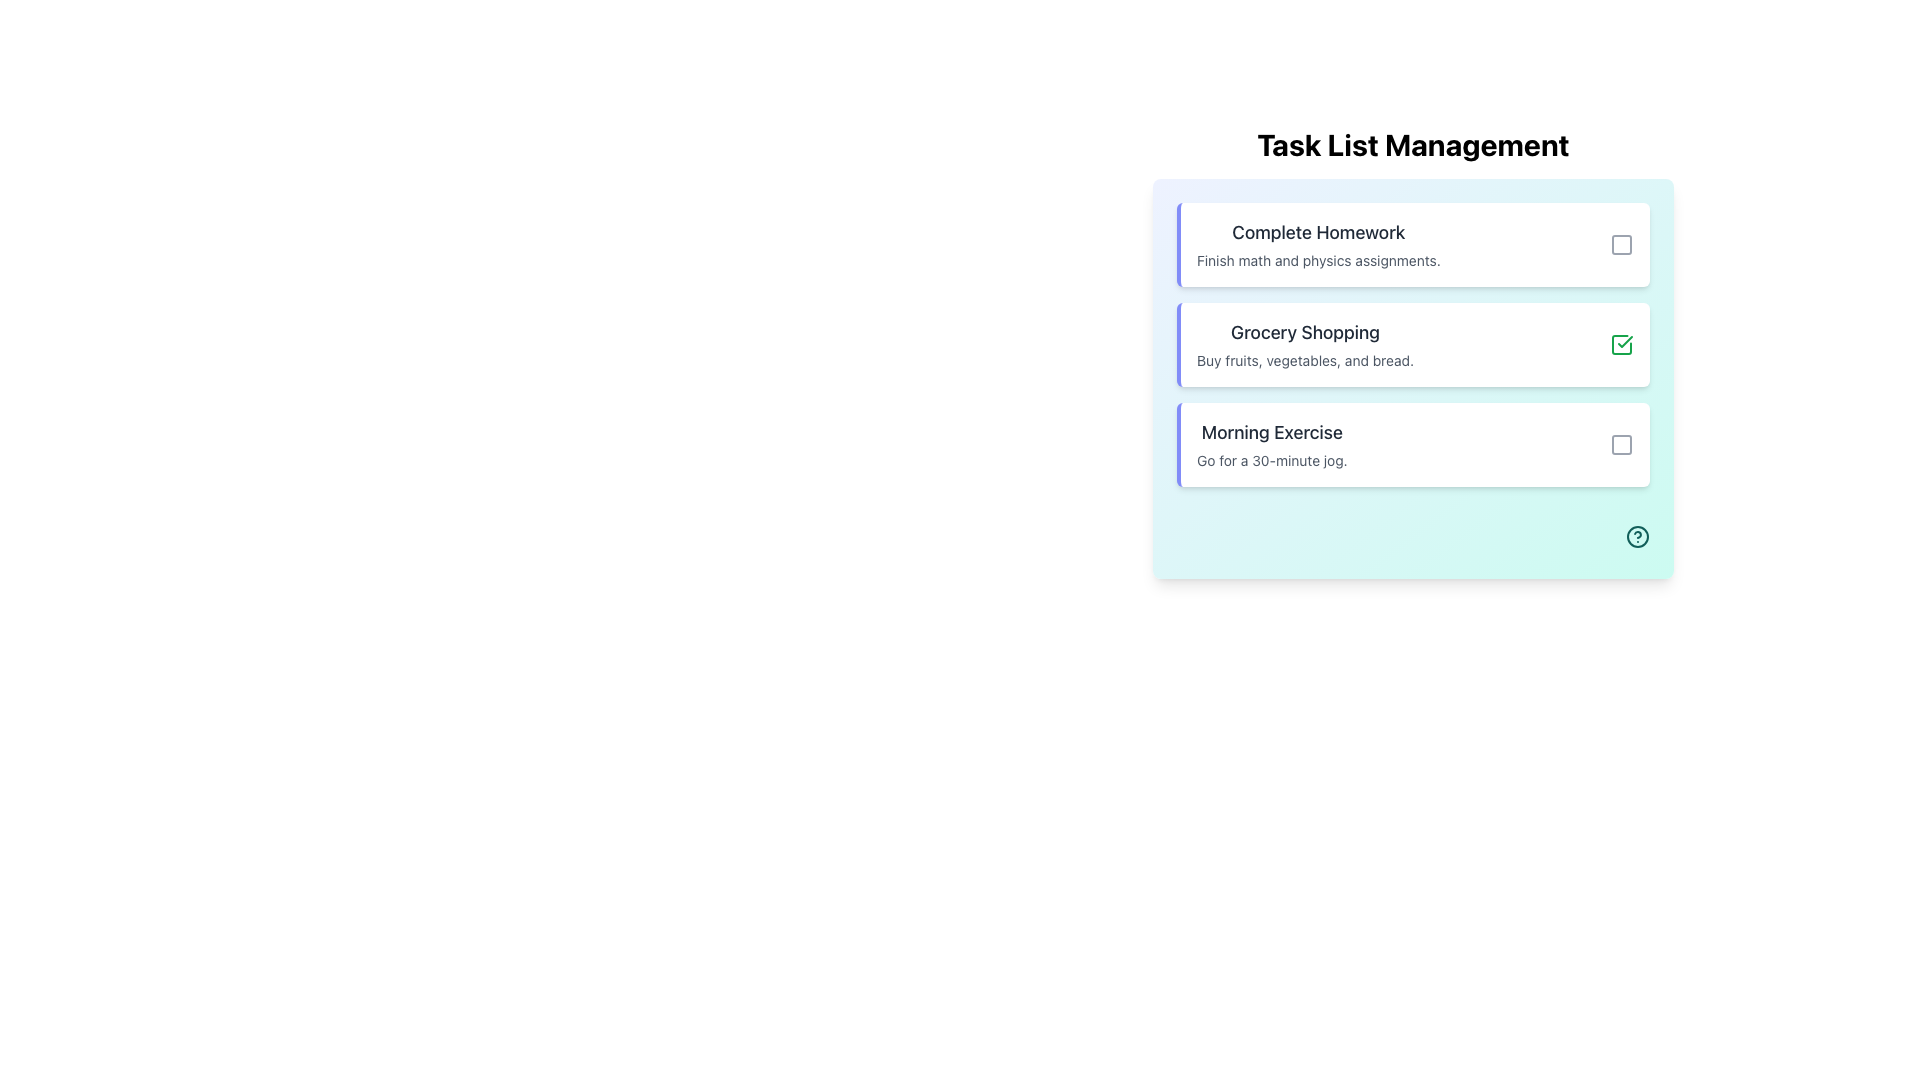 Image resolution: width=1920 pixels, height=1080 pixels. I want to click on the text display element that informs the user about the 'Complete Homework' task, which includes a heading and description about finishing math and physics assignments, so click(1318, 244).